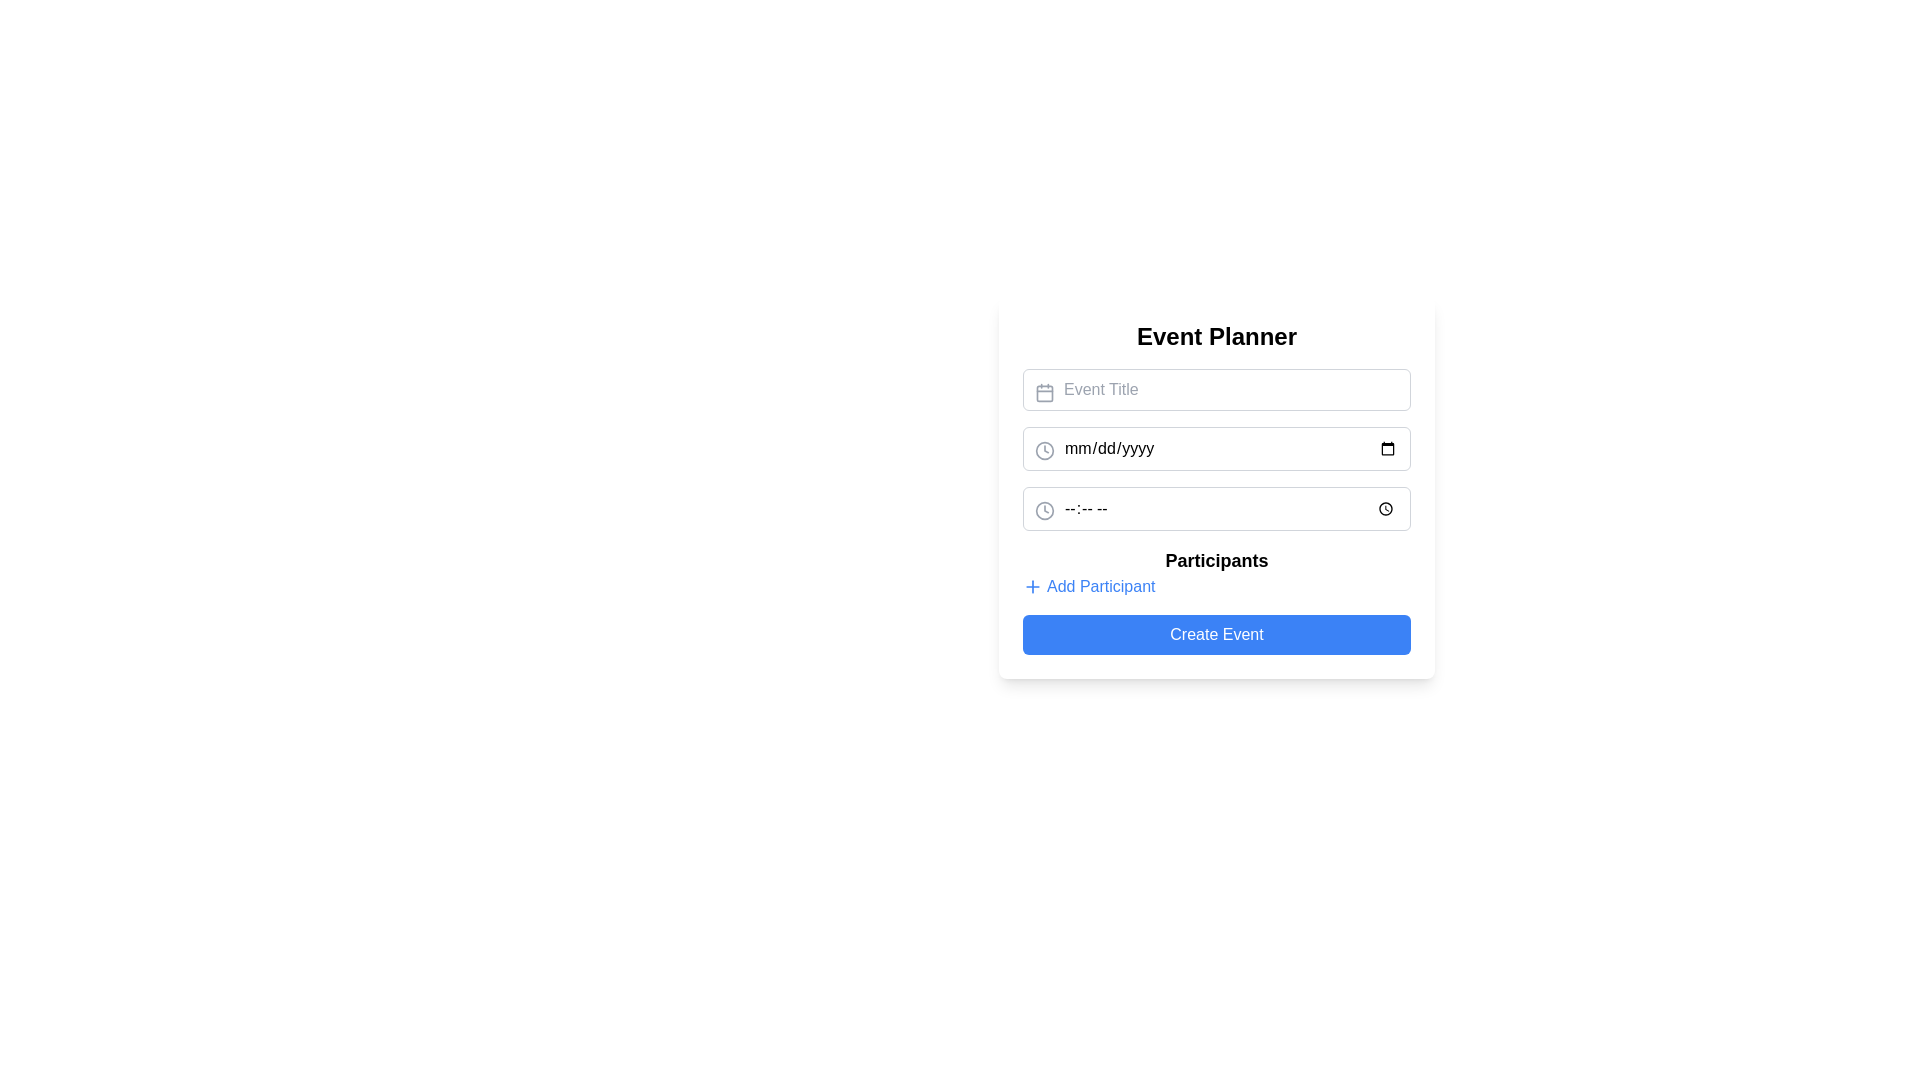 The height and width of the screenshot is (1080, 1920). I want to click on the main form area of the 'Event Planner' UI, which contains various inputs for event details, so click(1216, 511).